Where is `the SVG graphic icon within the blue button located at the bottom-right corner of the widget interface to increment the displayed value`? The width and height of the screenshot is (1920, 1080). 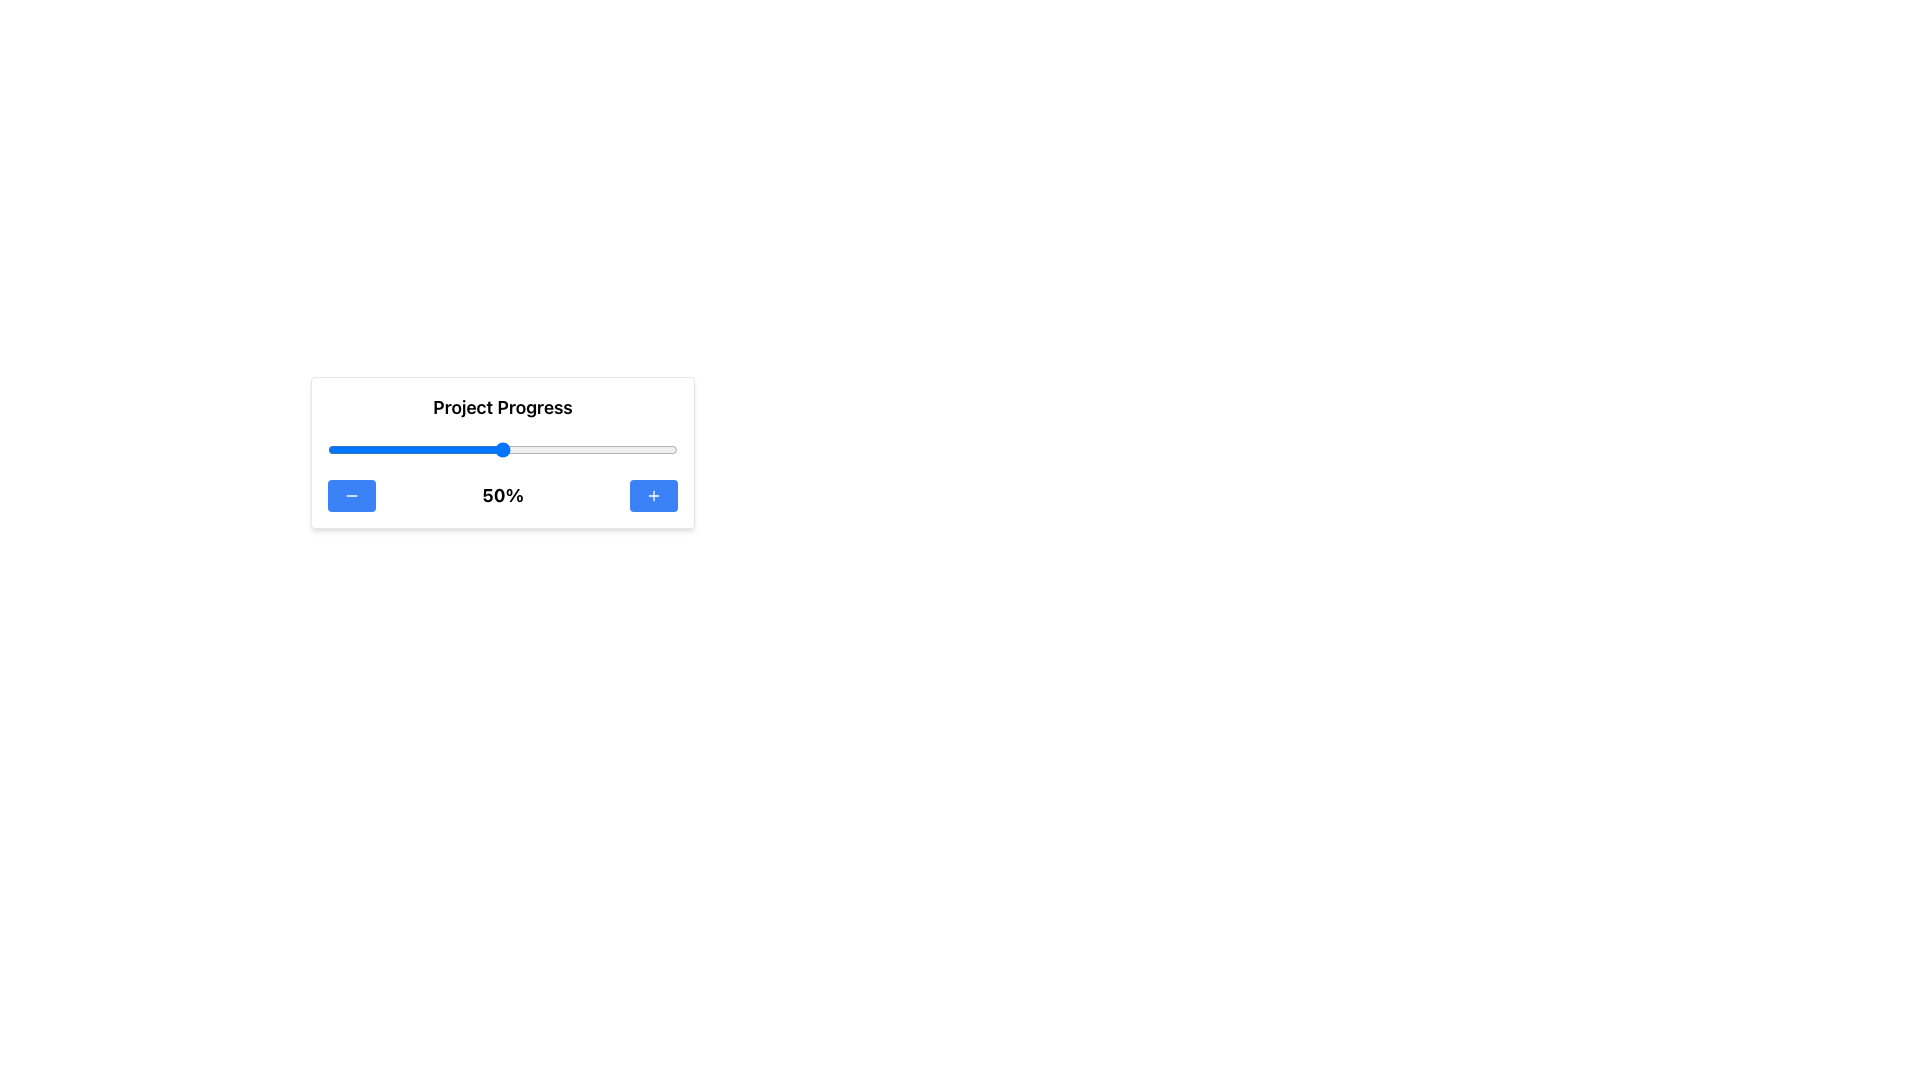 the SVG graphic icon within the blue button located at the bottom-right corner of the widget interface to increment the displayed value is located at coordinates (653, 495).